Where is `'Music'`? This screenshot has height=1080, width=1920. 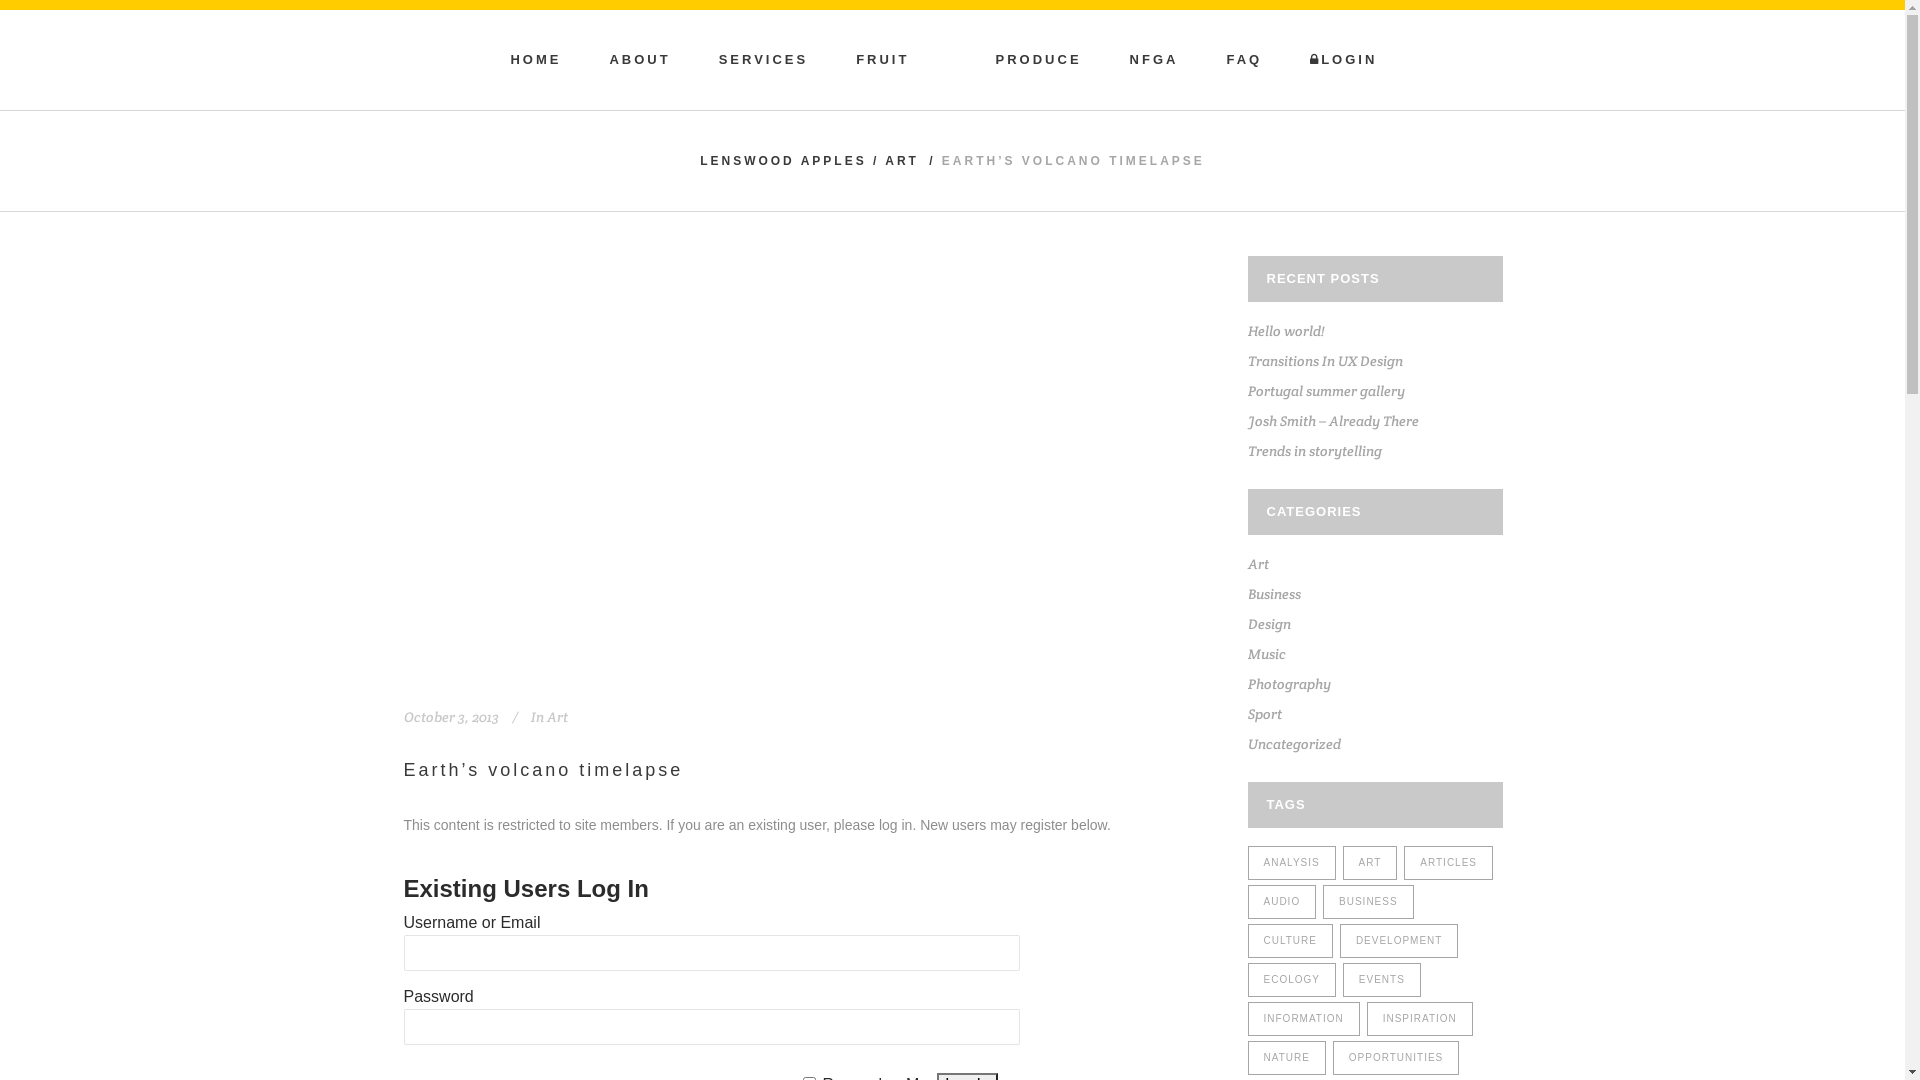 'Music' is located at coordinates (1266, 654).